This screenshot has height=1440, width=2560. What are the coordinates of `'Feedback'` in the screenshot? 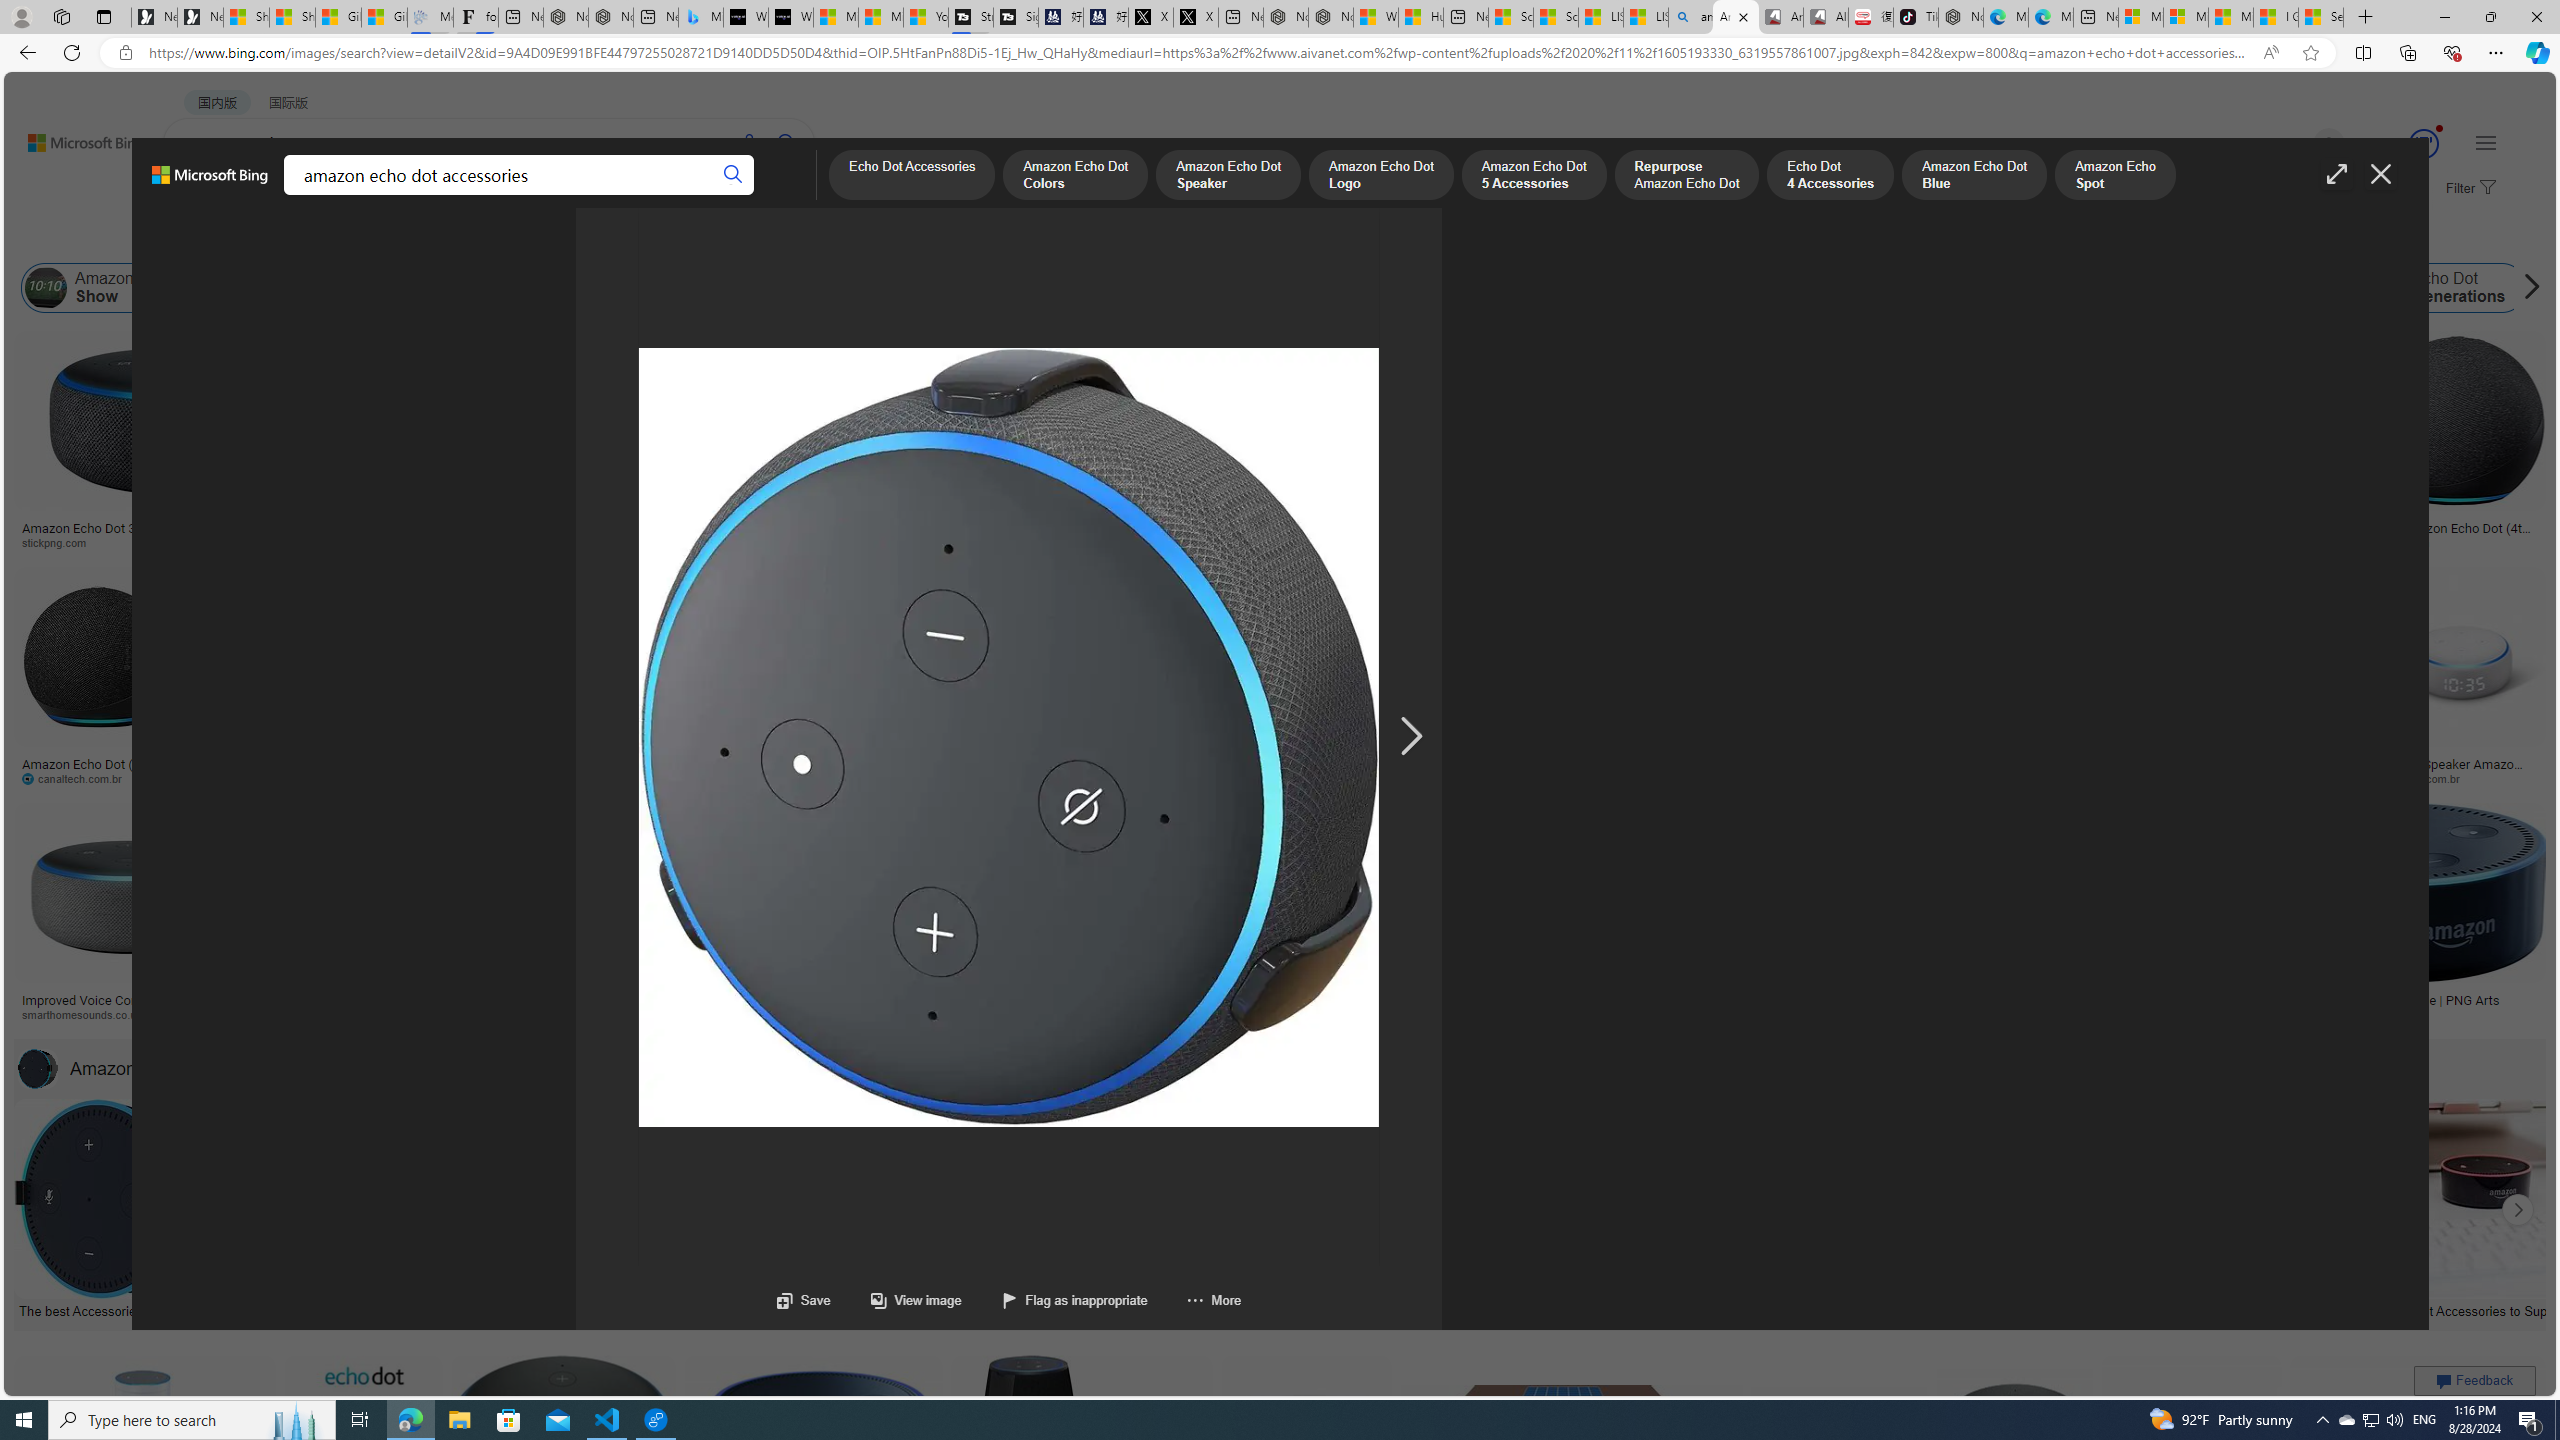 It's located at (2474, 1379).